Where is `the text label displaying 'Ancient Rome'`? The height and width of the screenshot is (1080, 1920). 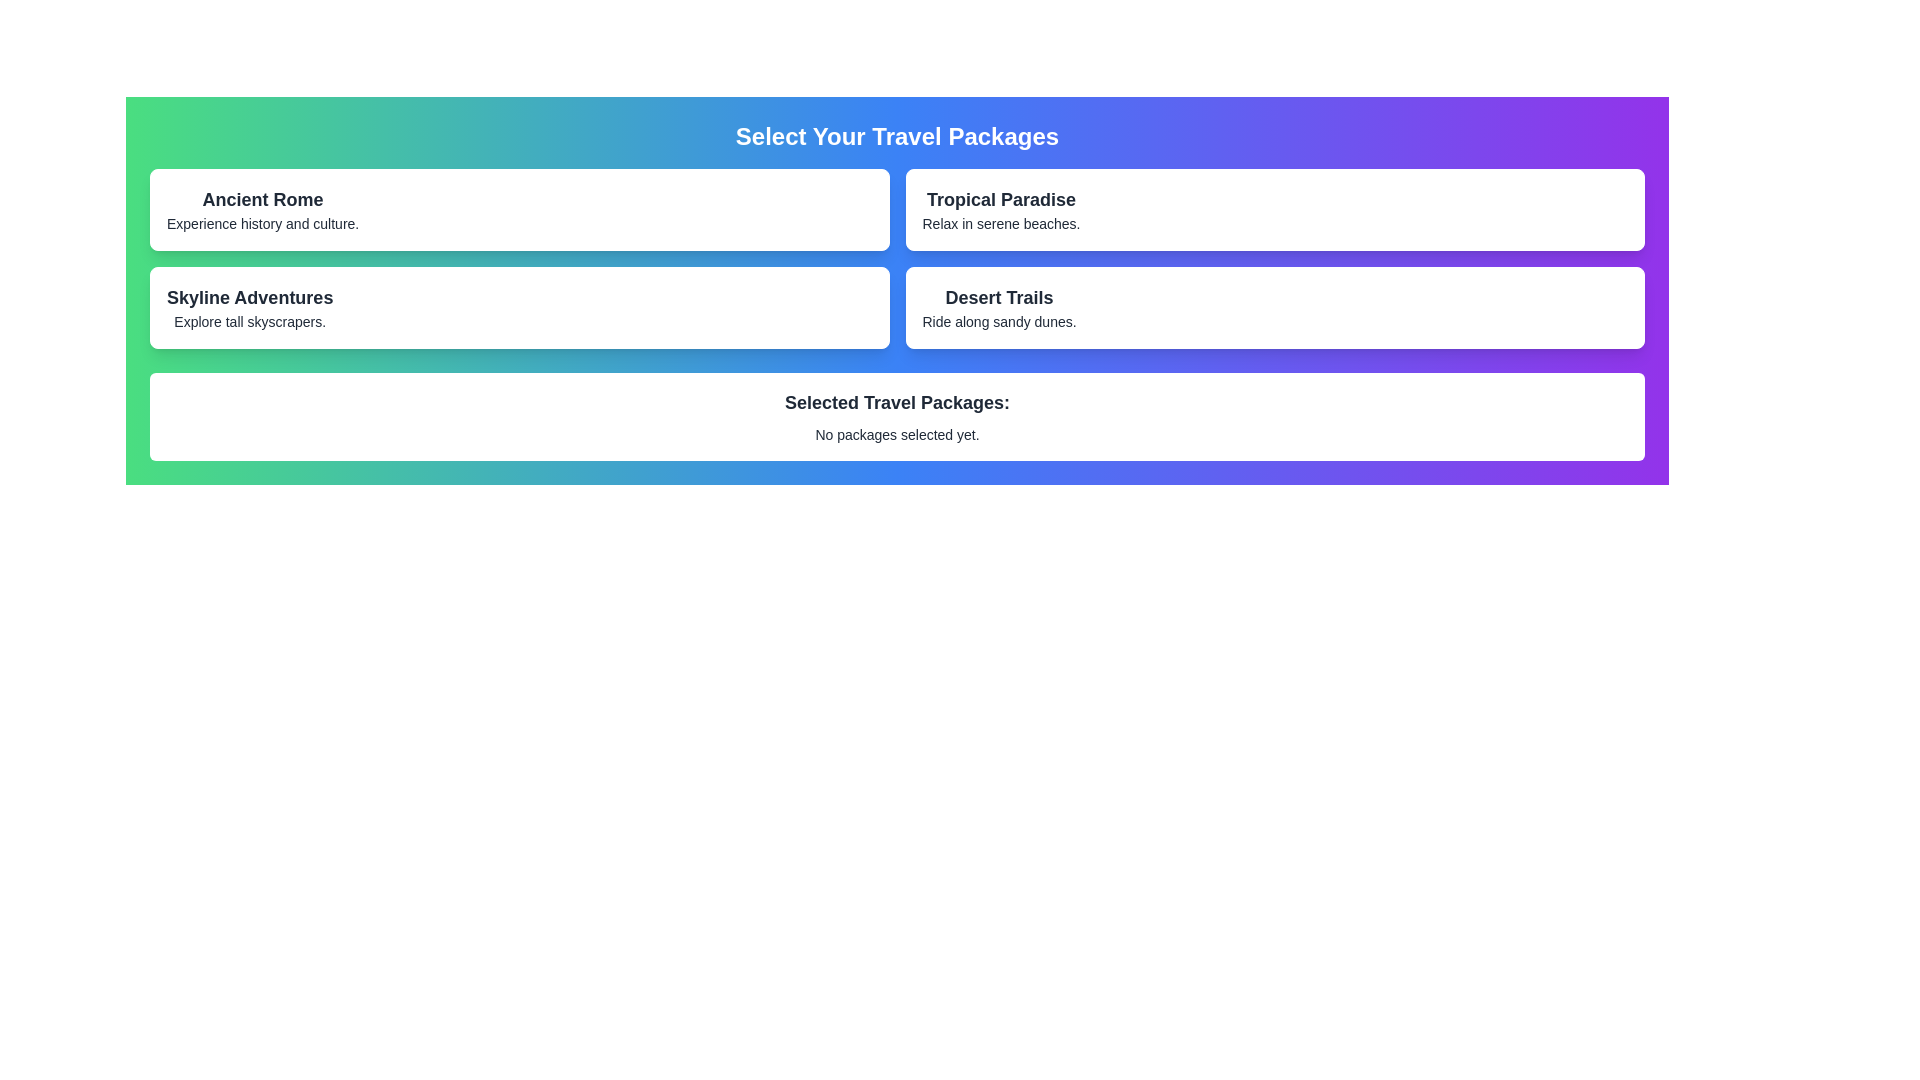 the text label displaying 'Ancient Rome' is located at coordinates (262, 200).